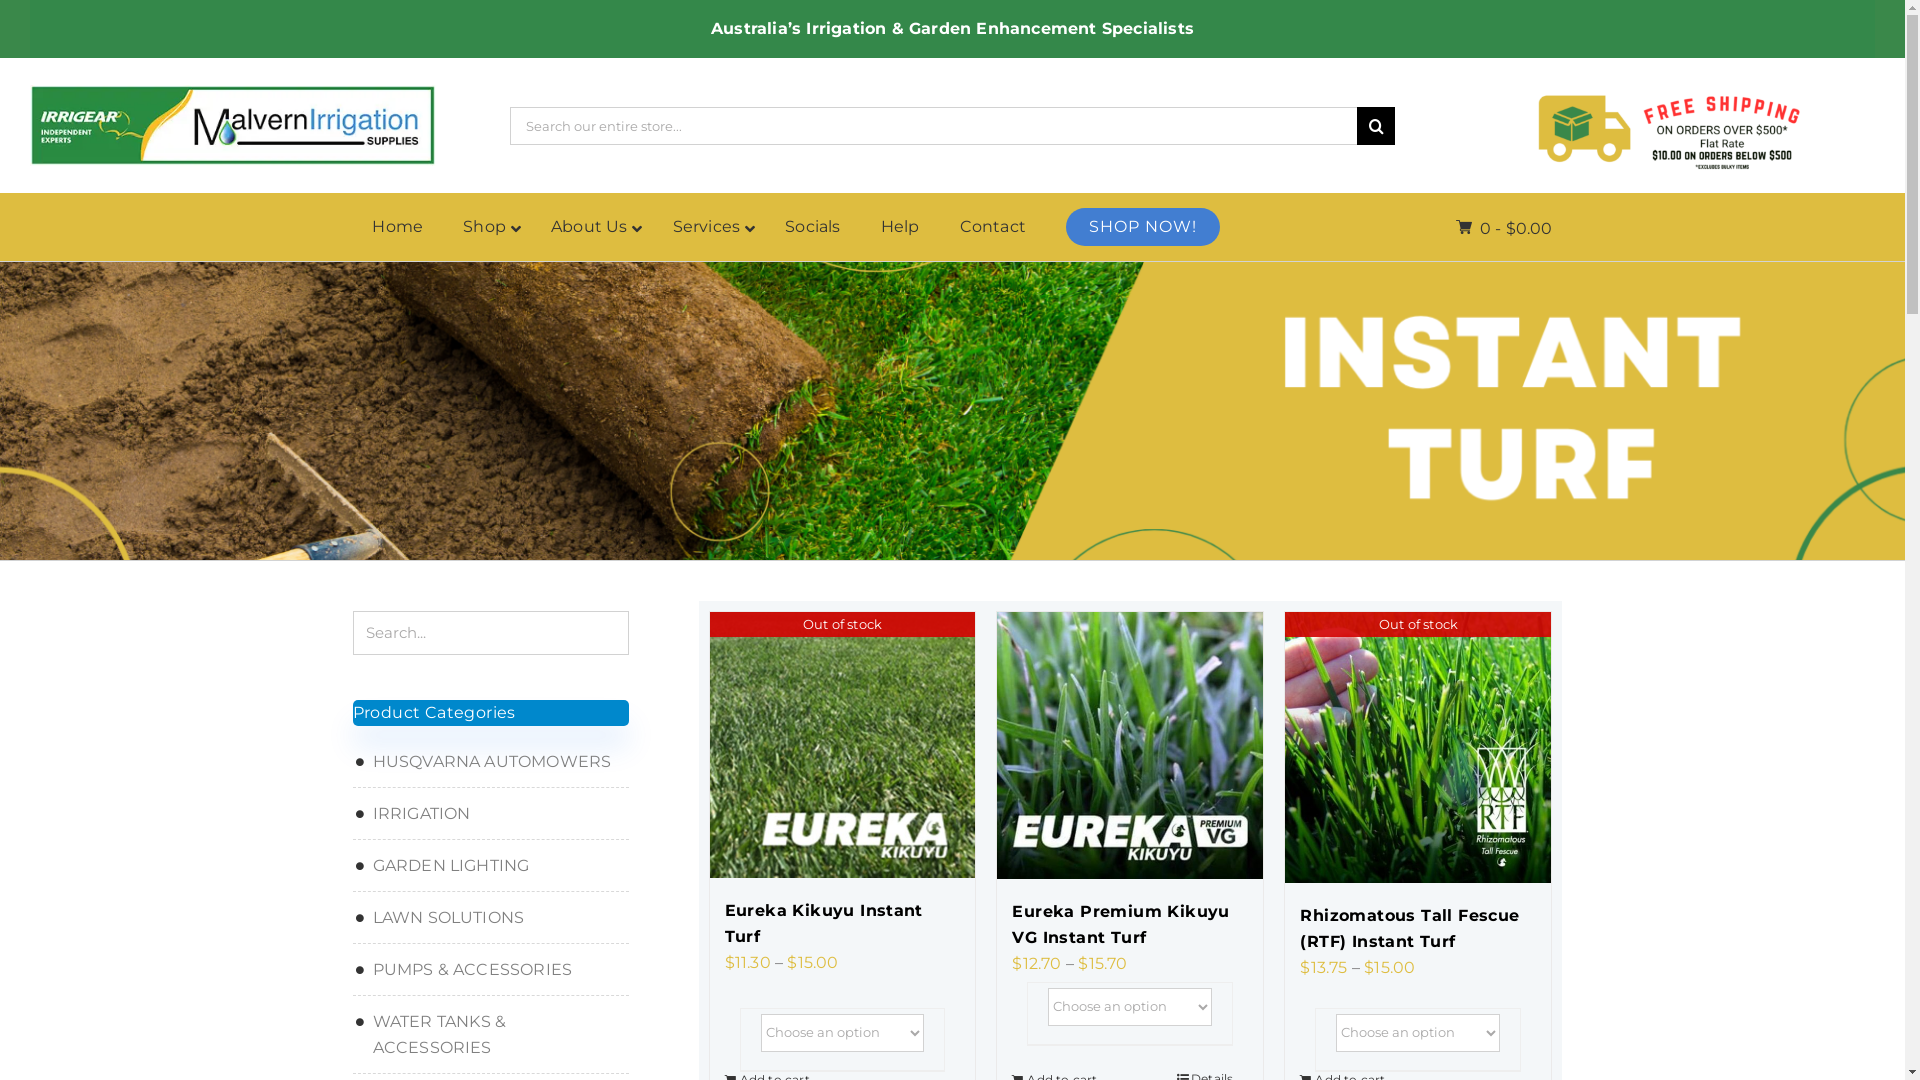 The height and width of the screenshot is (1080, 1920). Describe the element at coordinates (489, 762) in the screenshot. I see `'HUSQVARNA AUTOMOWERS'` at that location.